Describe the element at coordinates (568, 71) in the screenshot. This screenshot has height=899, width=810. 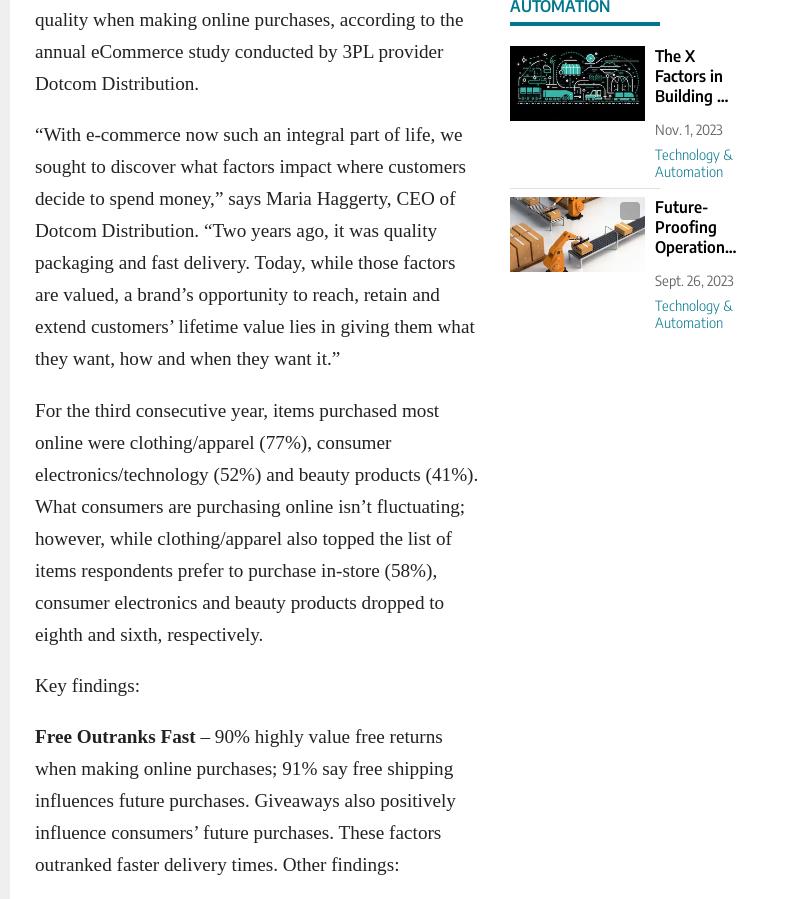
I see `'277192959 © Markus Tretter | Dreamstime.com'` at that location.